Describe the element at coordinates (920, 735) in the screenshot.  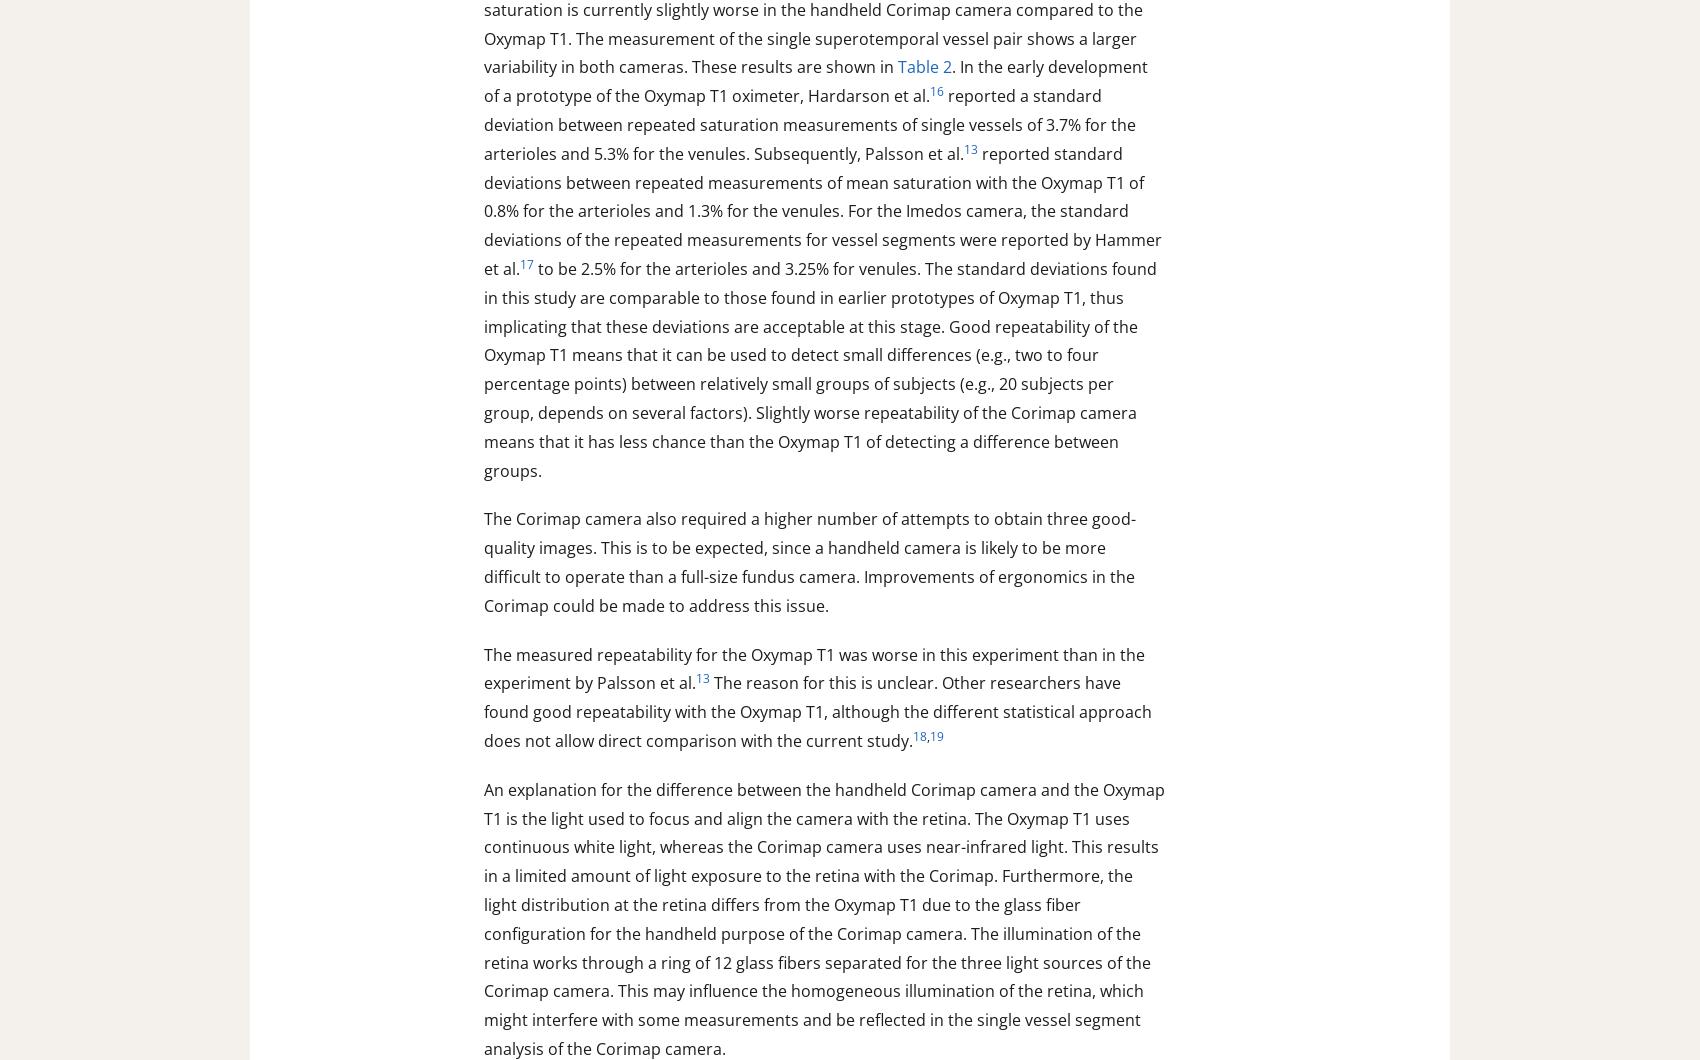
I see `'18'` at that location.